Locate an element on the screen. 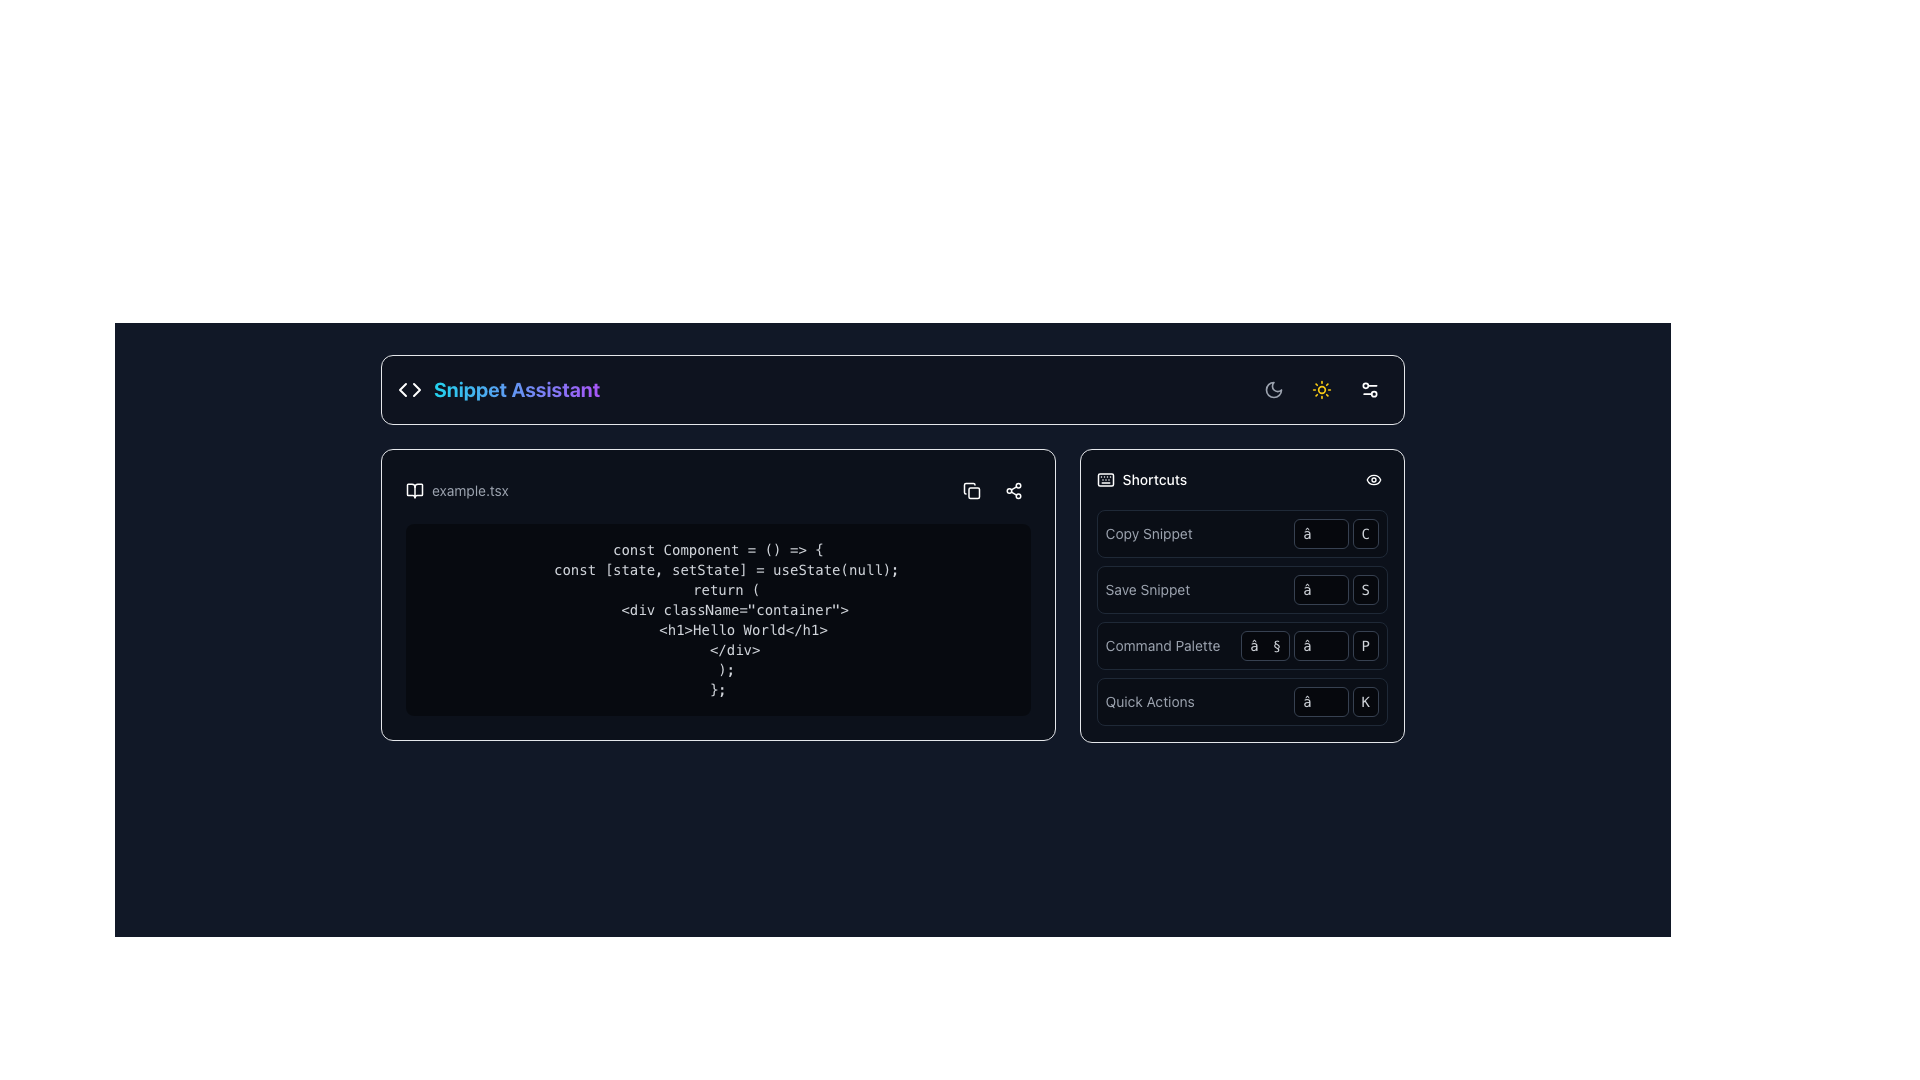 The width and height of the screenshot is (1920, 1080). the keyboard shortcut display for the 'Copy Snippet' action, which shows the keys '⌘' and 'C' together is located at coordinates (1336, 532).